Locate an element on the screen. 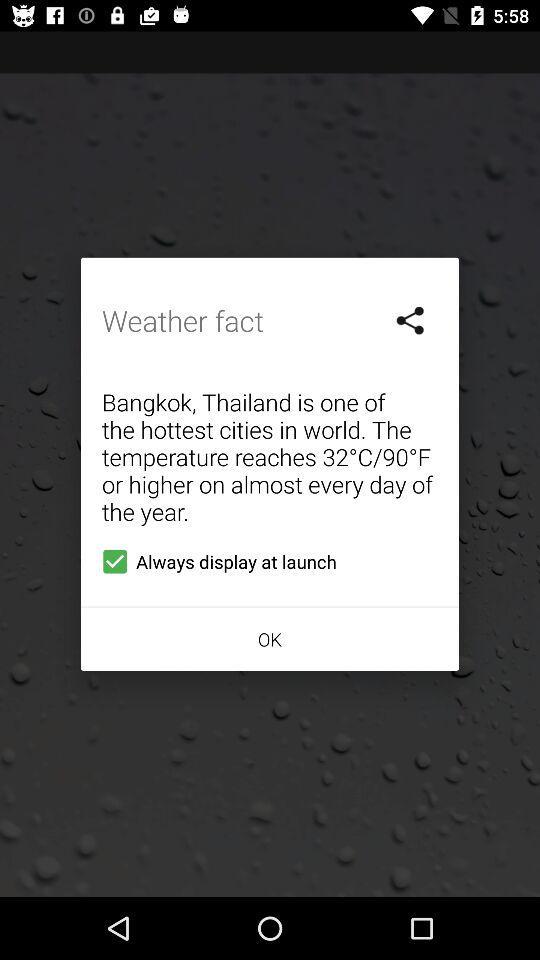 The image size is (540, 960). always display at icon is located at coordinates (214, 561).